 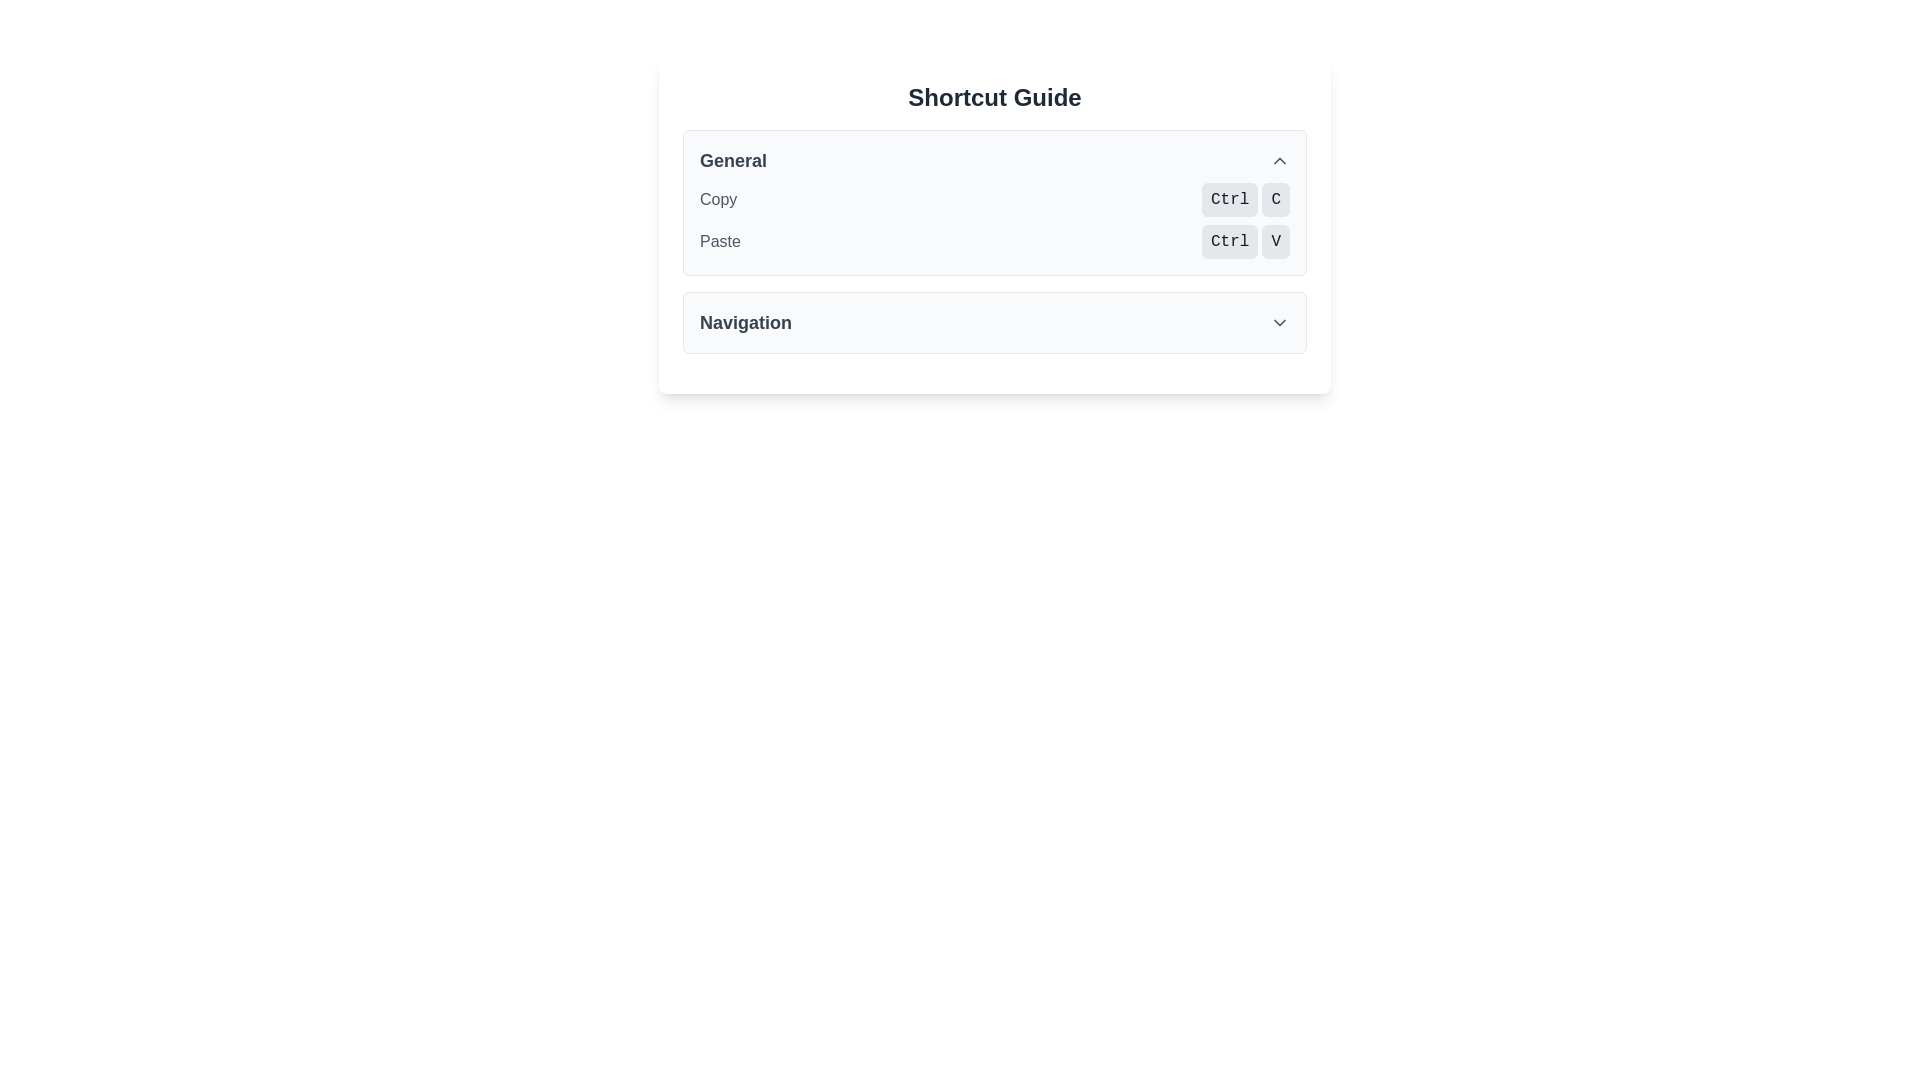 What do you see at coordinates (1245, 241) in the screenshot?
I see `text 'Ctrl' and 'V' inside the rounded rectangular buttons of the Keyboard Shortcut Representation located in the right-side of the row containing the label 'Paste'` at bounding box center [1245, 241].